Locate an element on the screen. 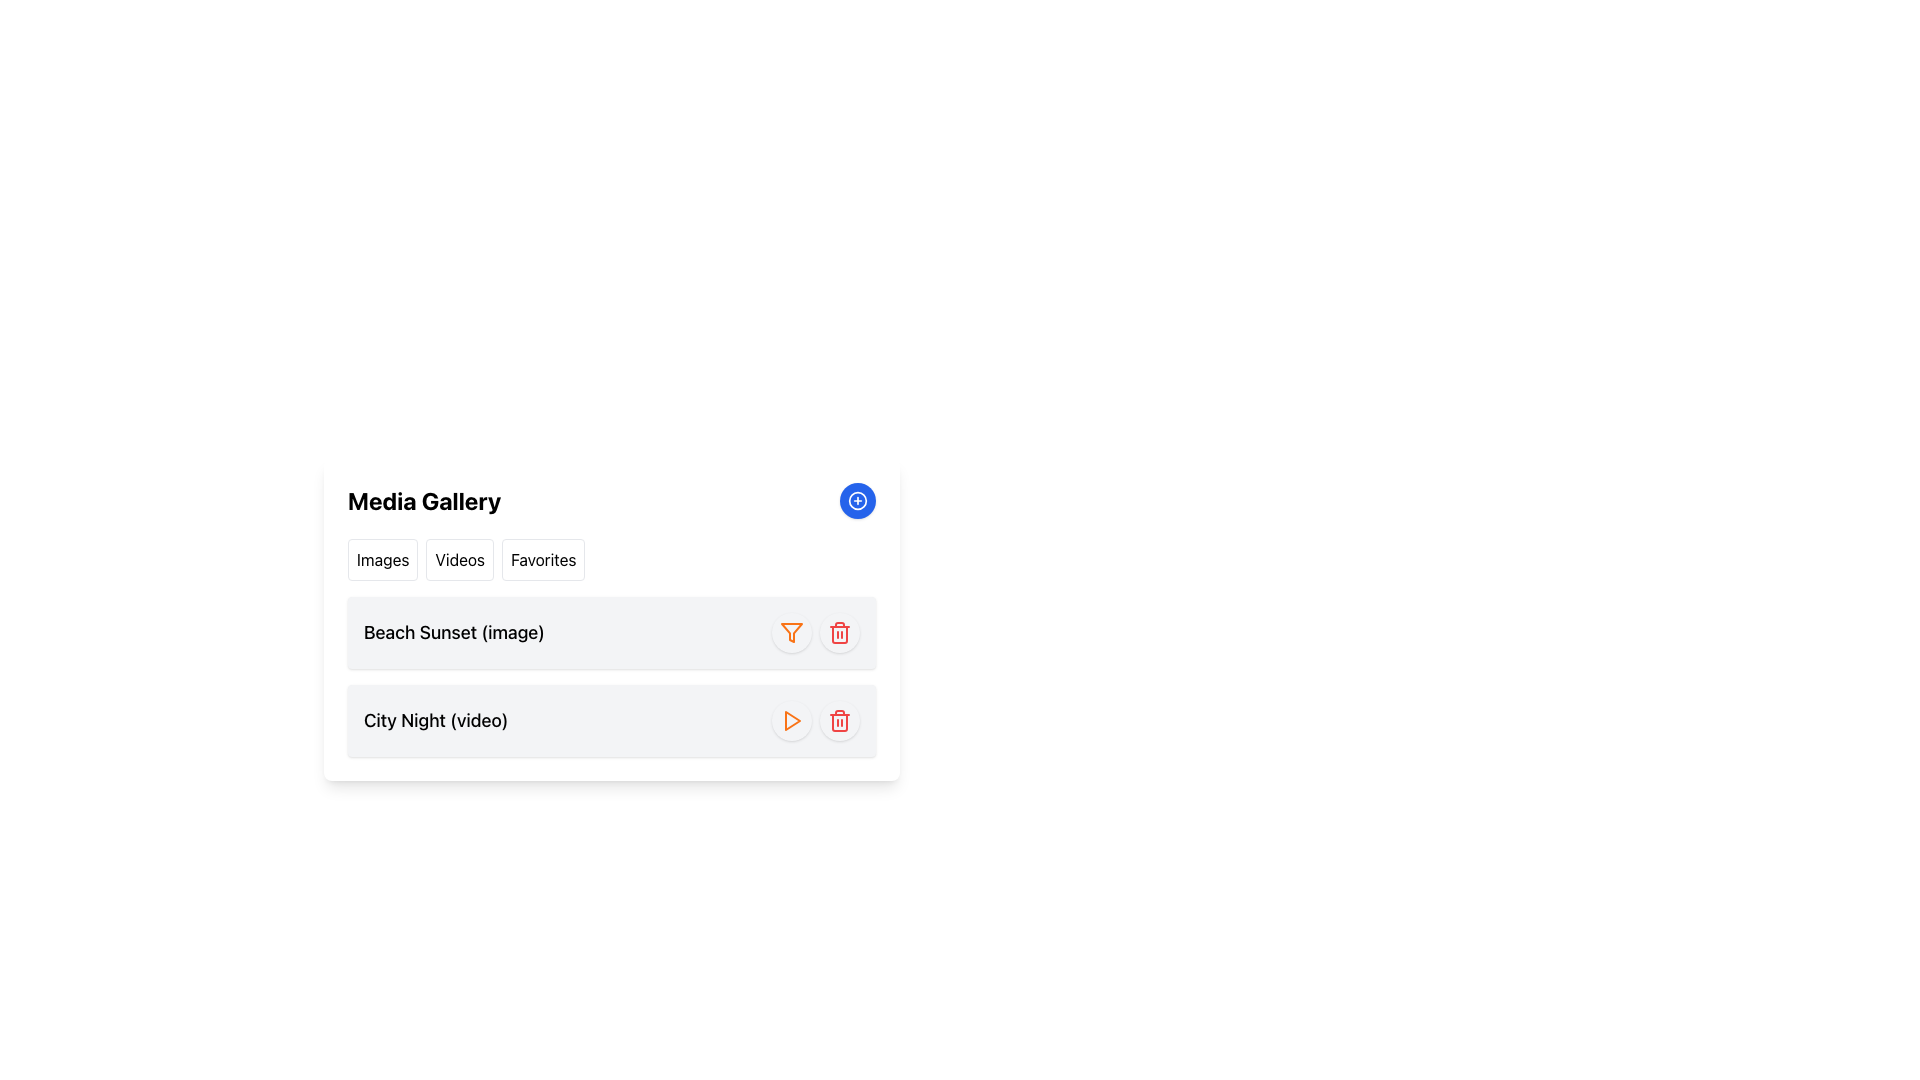 This screenshot has height=1080, width=1920. the 'Videos' button is located at coordinates (459, 559).